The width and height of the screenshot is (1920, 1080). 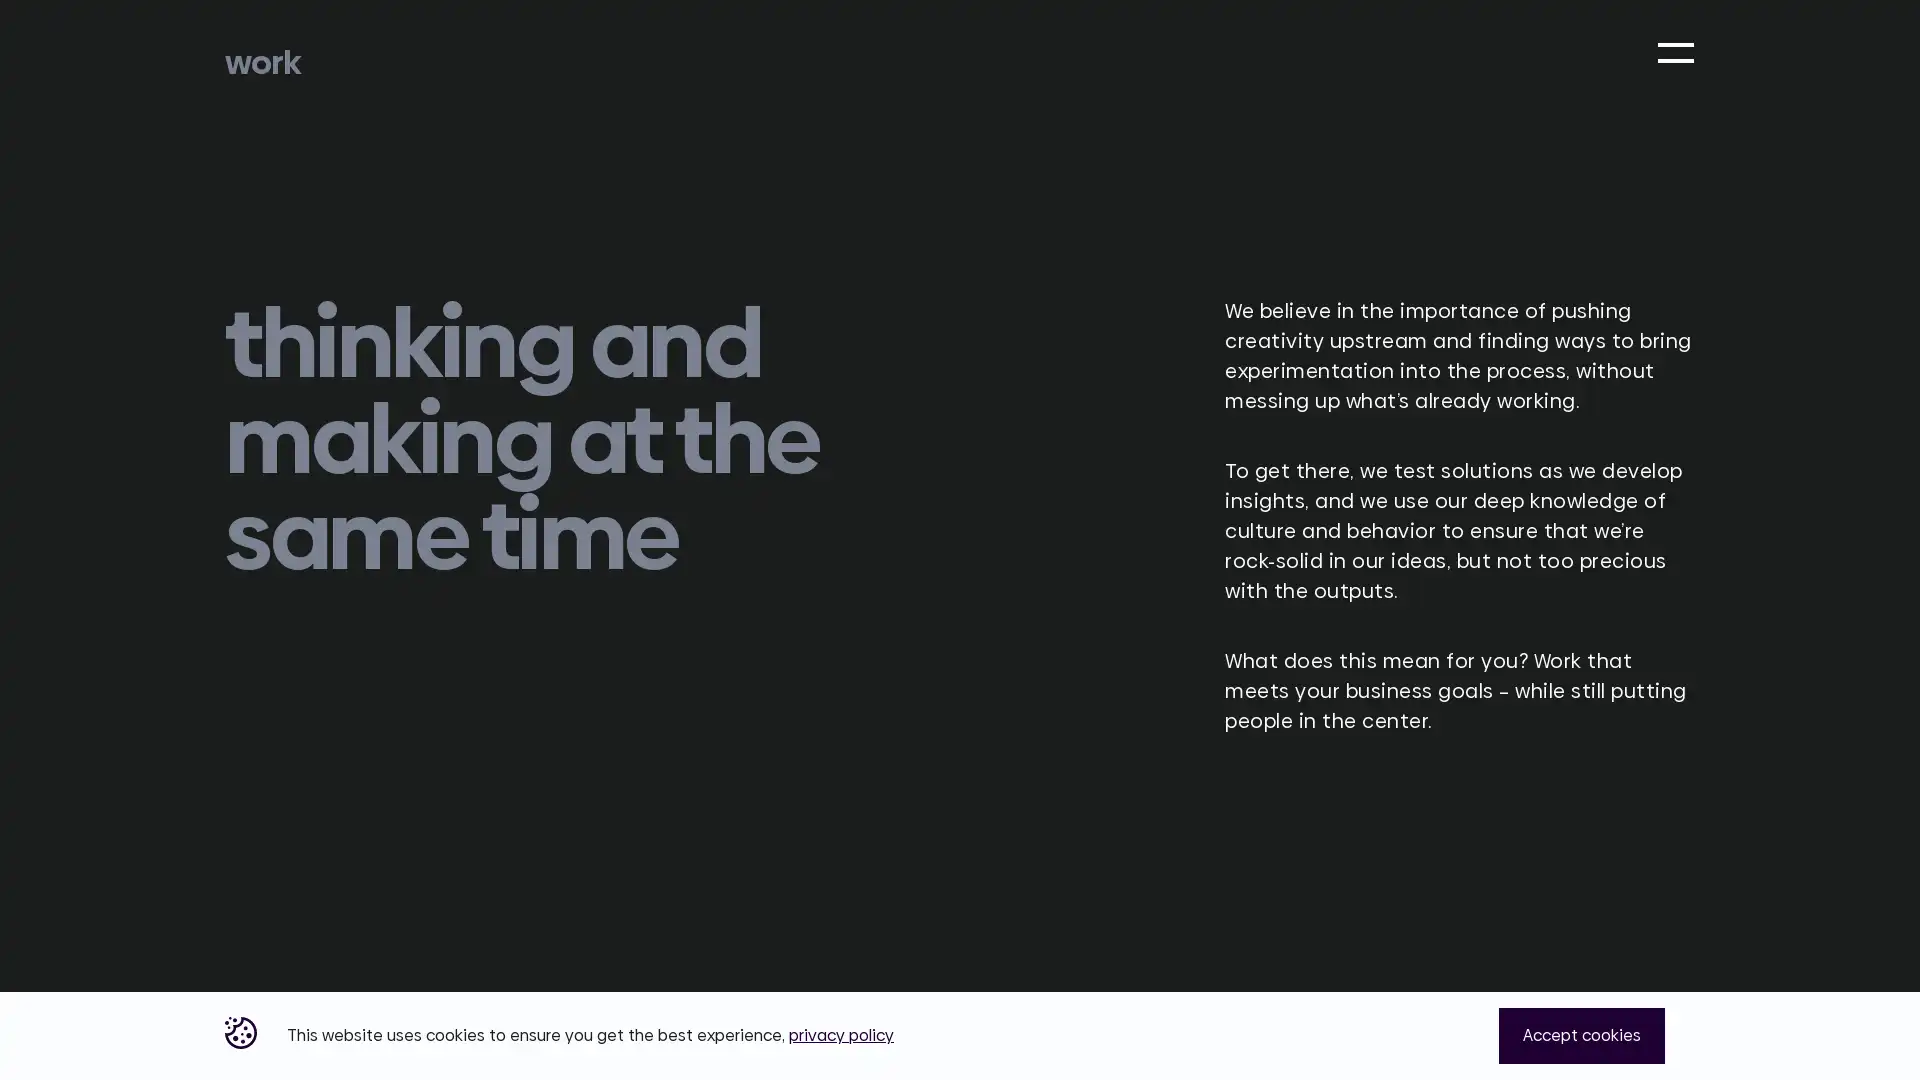 What do you see at coordinates (1679, 1036) in the screenshot?
I see `Close` at bounding box center [1679, 1036].